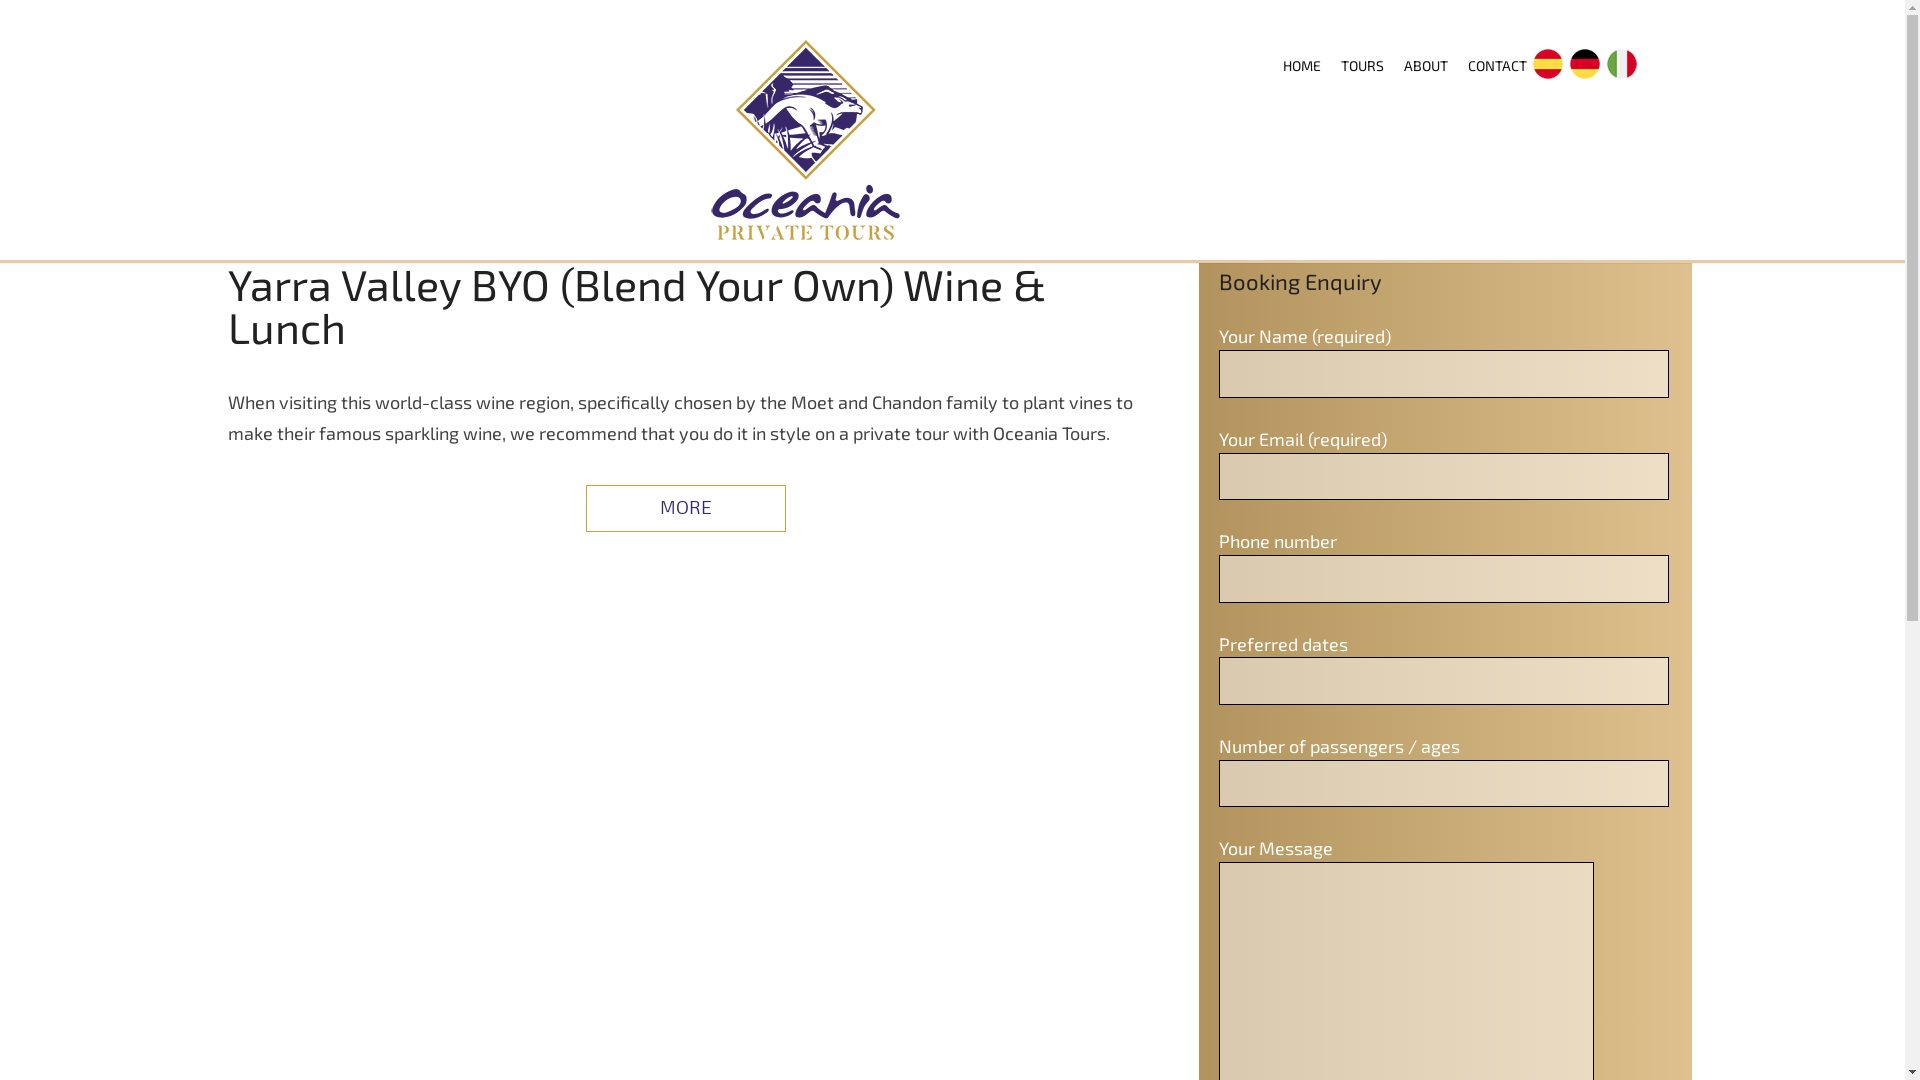 This screenshot has height=1080, width=1920. Describe the element at coordinates (1415, 64) in the screenshot. I see `'ABOUT'` at that location.